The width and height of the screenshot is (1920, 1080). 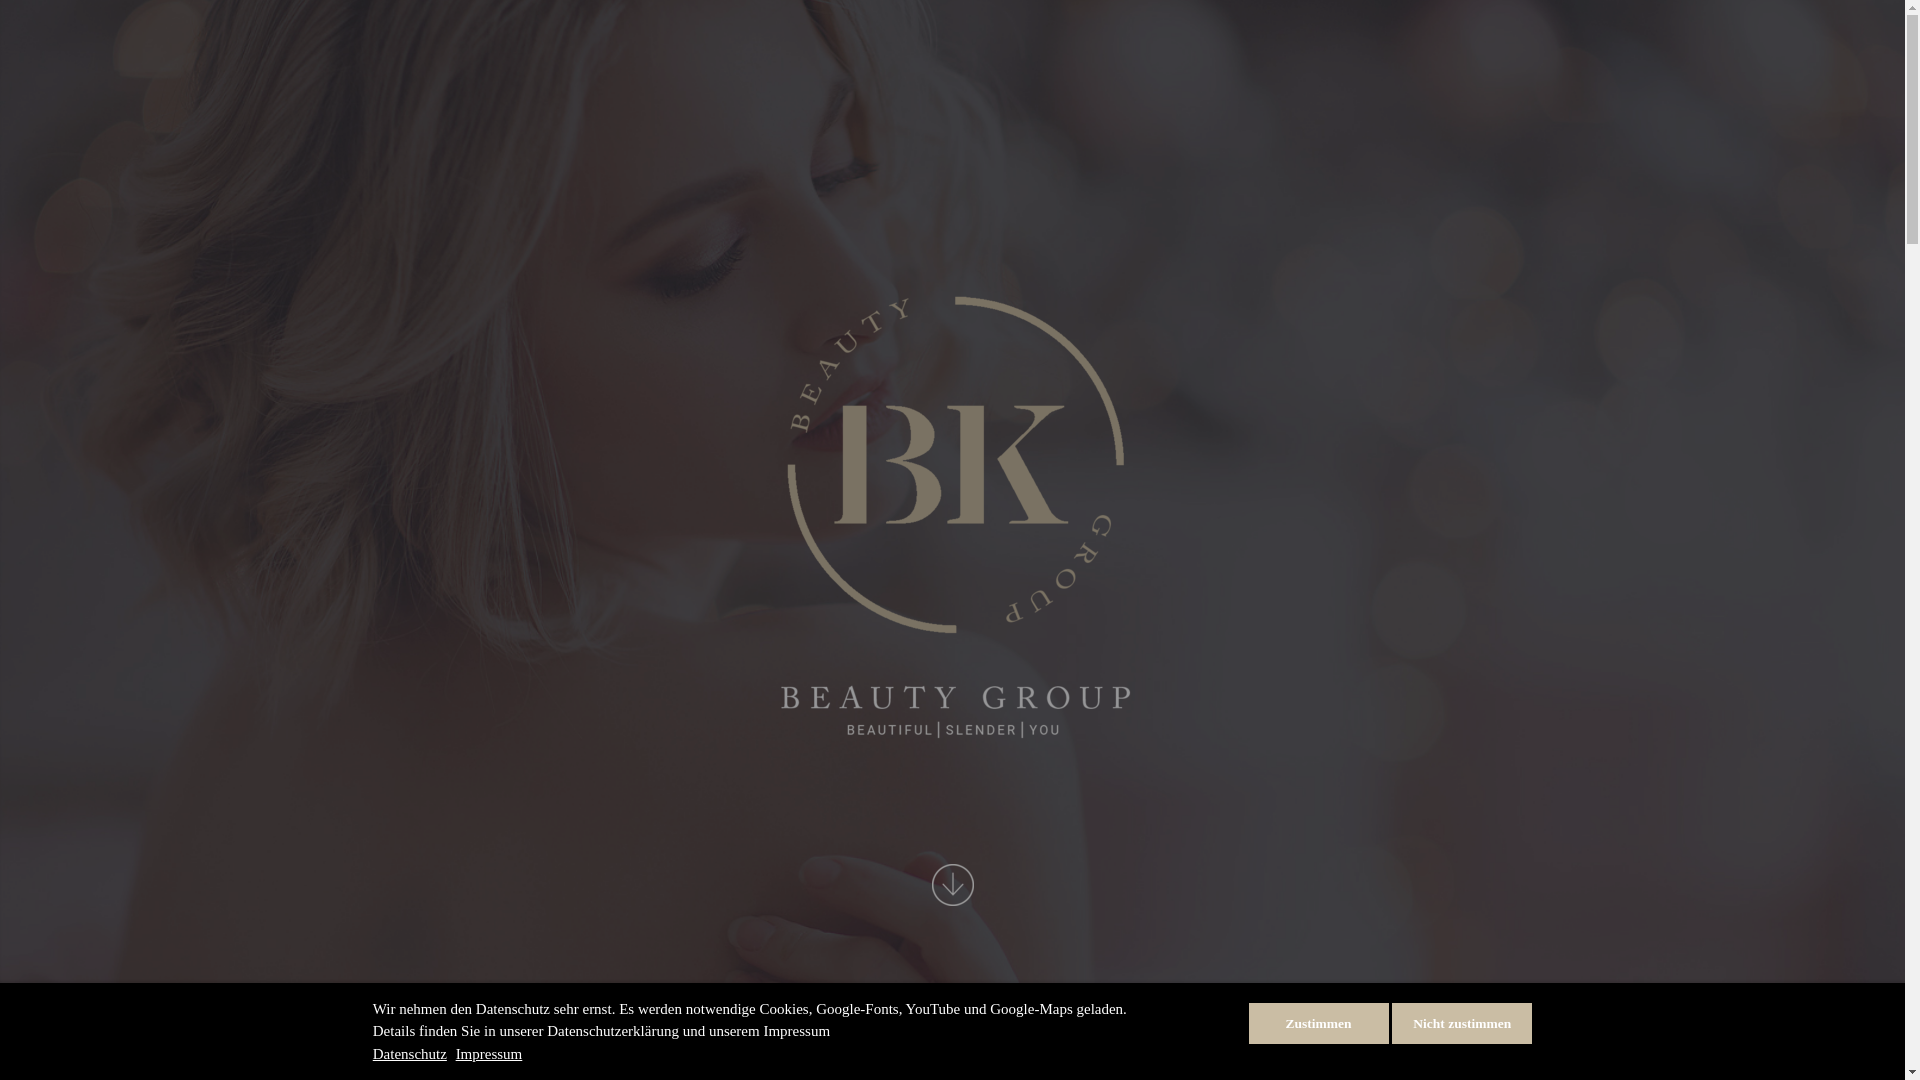 What do you see at coordinates (1318, 1022) in the screenshot?
I see `'Zustimmen'` at bounding box center [1318, 1022].